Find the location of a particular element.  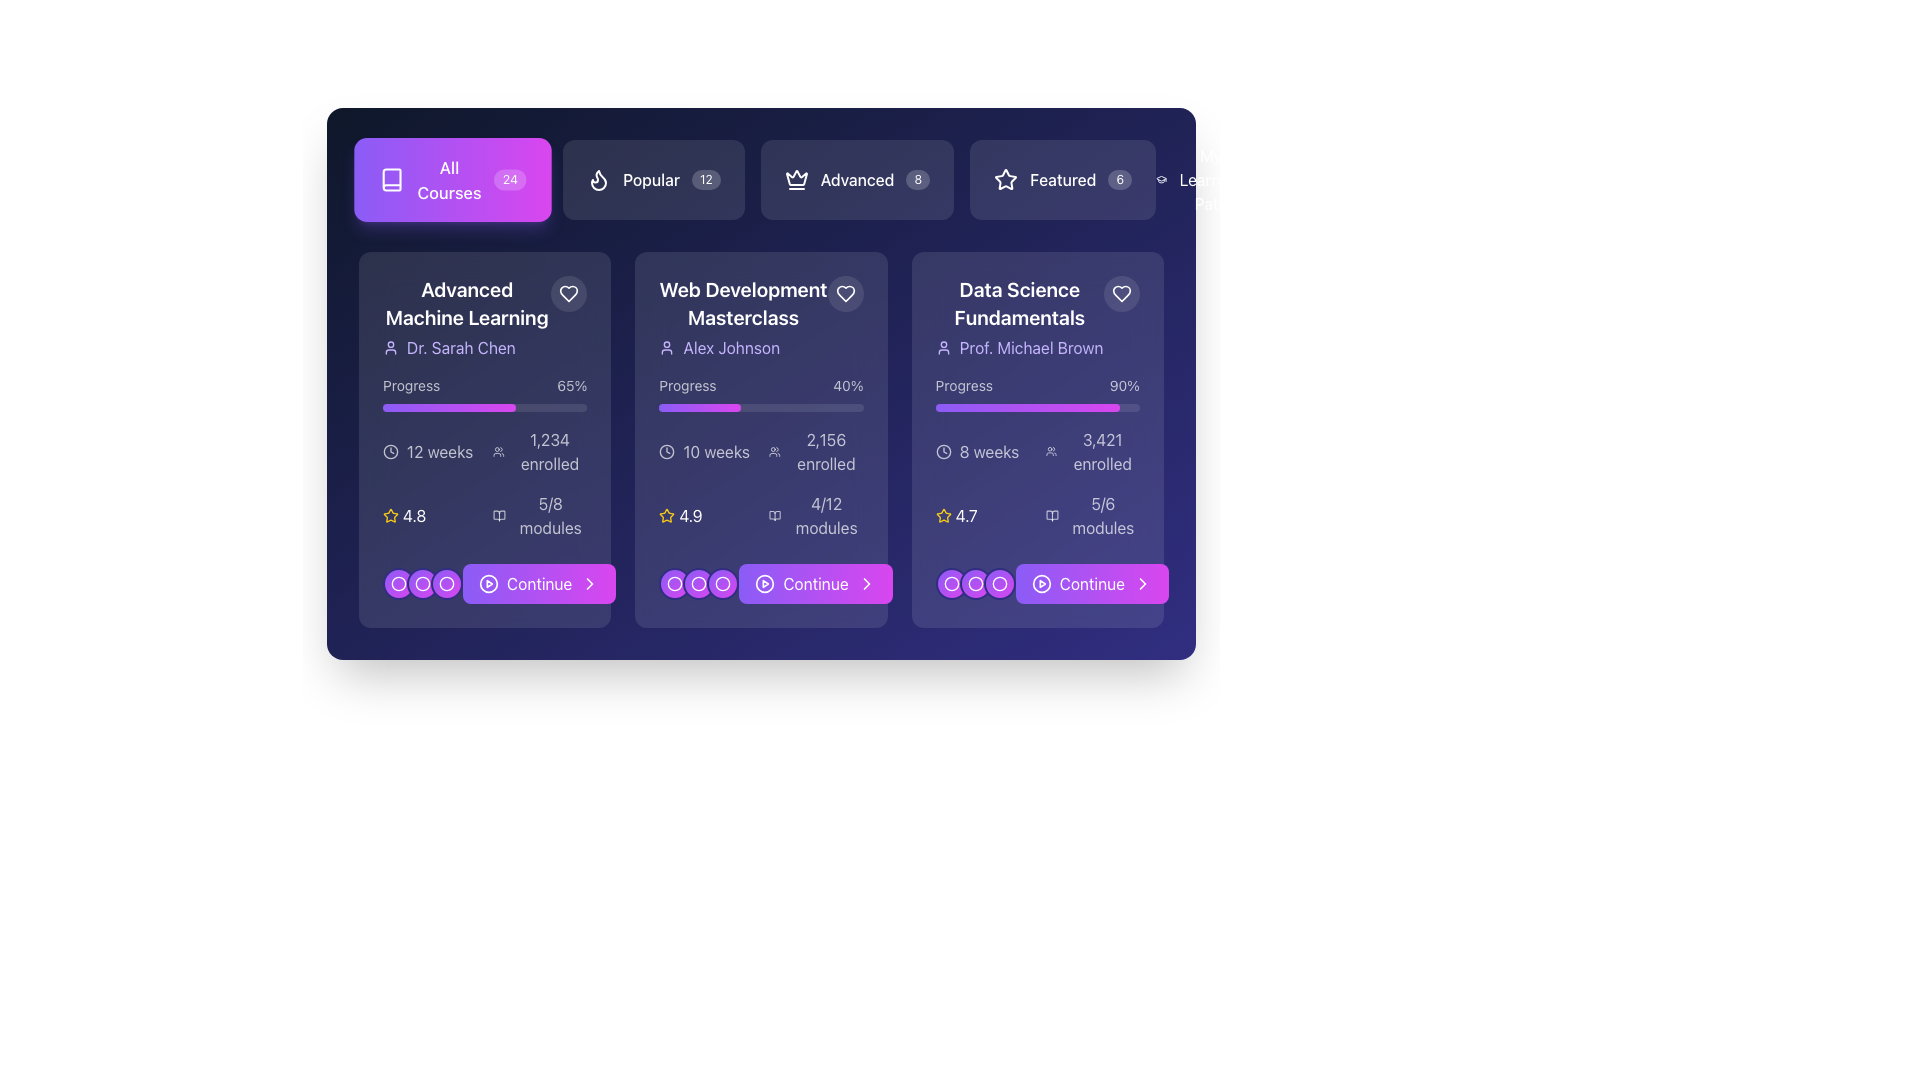

the static text label displaying 'Alex Johnson', which is styled in light purple on a dark background and located inside the 'Web Development Masterclass' card is located at coordinates (730, 346).